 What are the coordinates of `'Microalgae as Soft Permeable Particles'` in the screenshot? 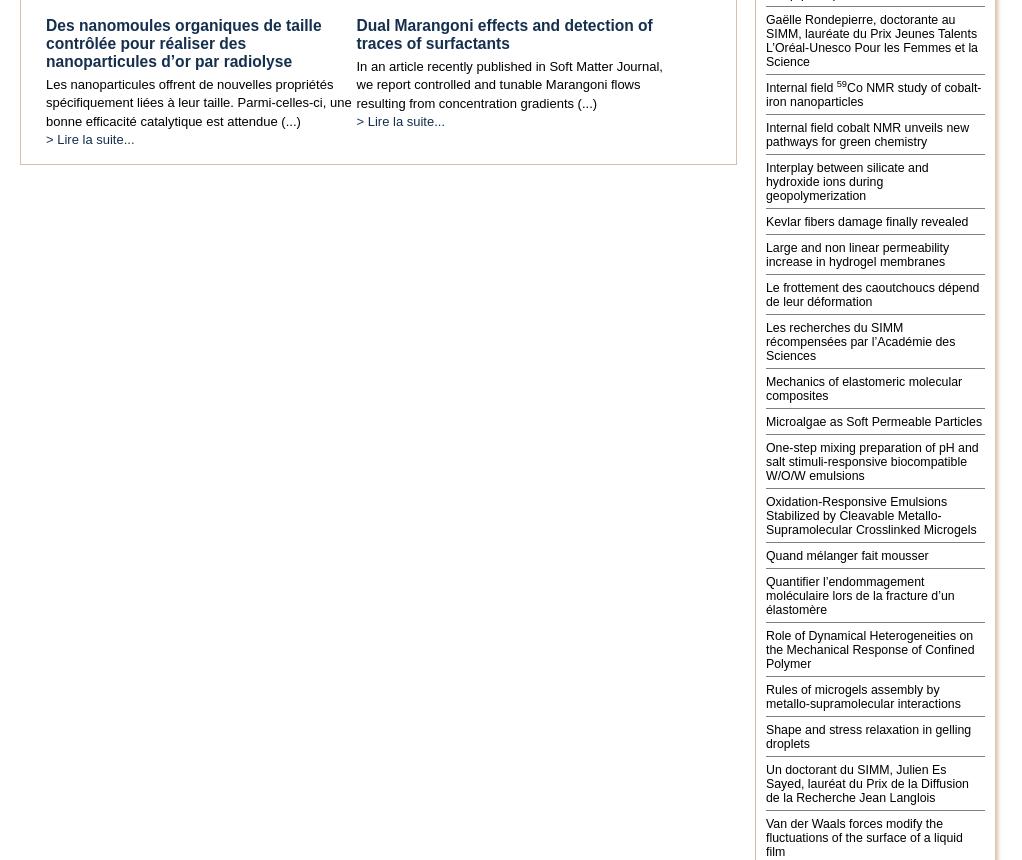 It's located at (874, 419).